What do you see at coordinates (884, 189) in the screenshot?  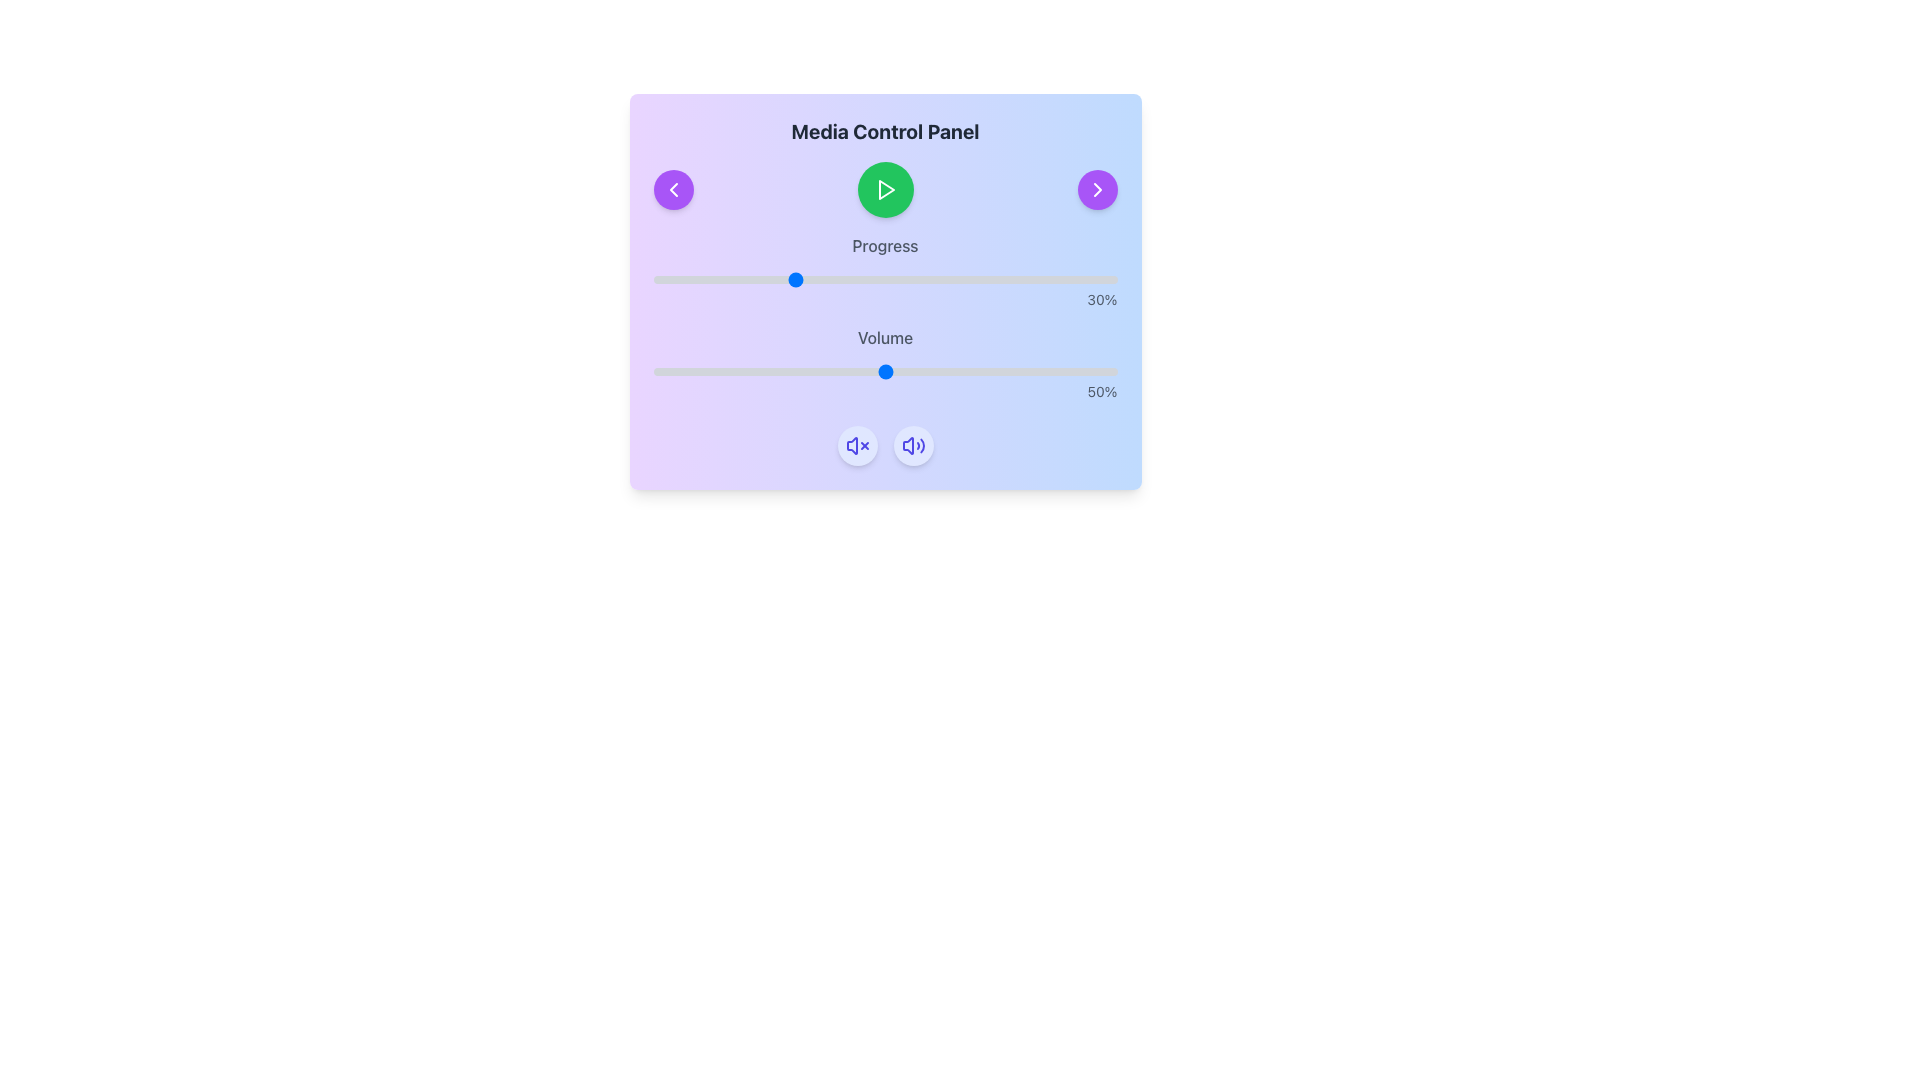 I see `the media playback button located at the center of three circular buttons beneath the 'Media Control Panel' header to trigger visual effects` at bounding box center [884, 189].